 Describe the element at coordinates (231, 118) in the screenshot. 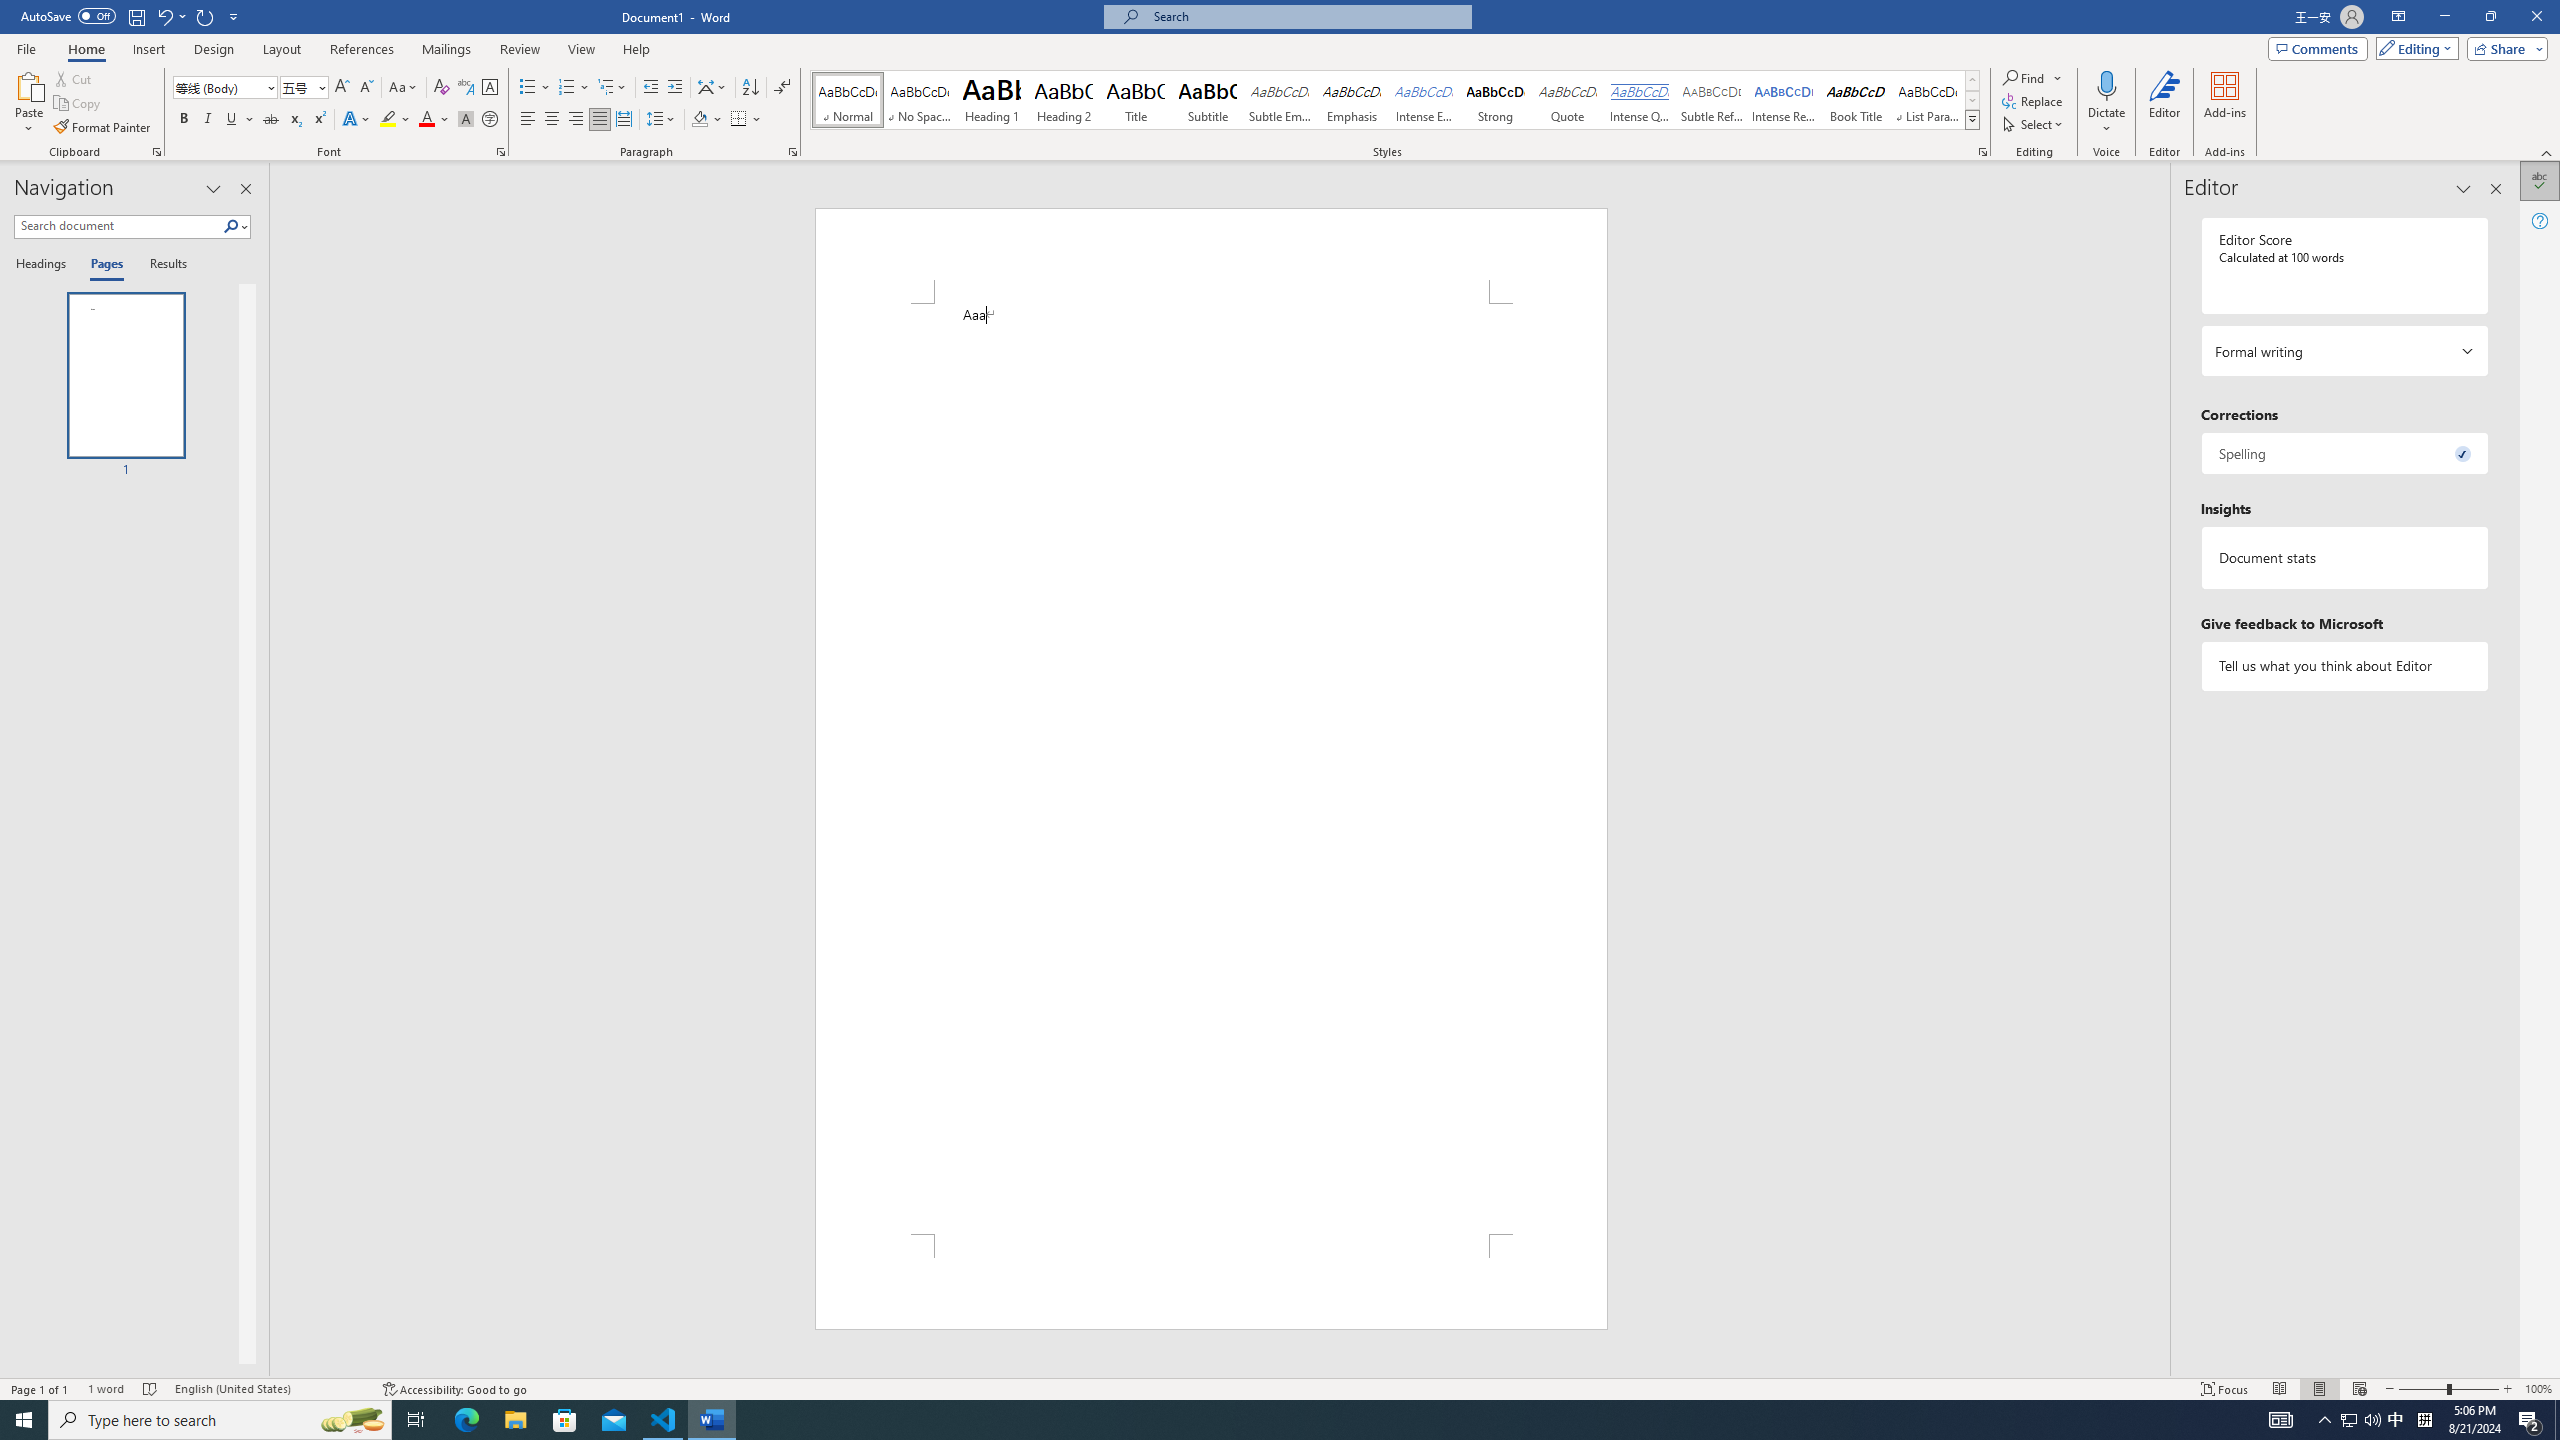

I see `'Underline'` at that location.